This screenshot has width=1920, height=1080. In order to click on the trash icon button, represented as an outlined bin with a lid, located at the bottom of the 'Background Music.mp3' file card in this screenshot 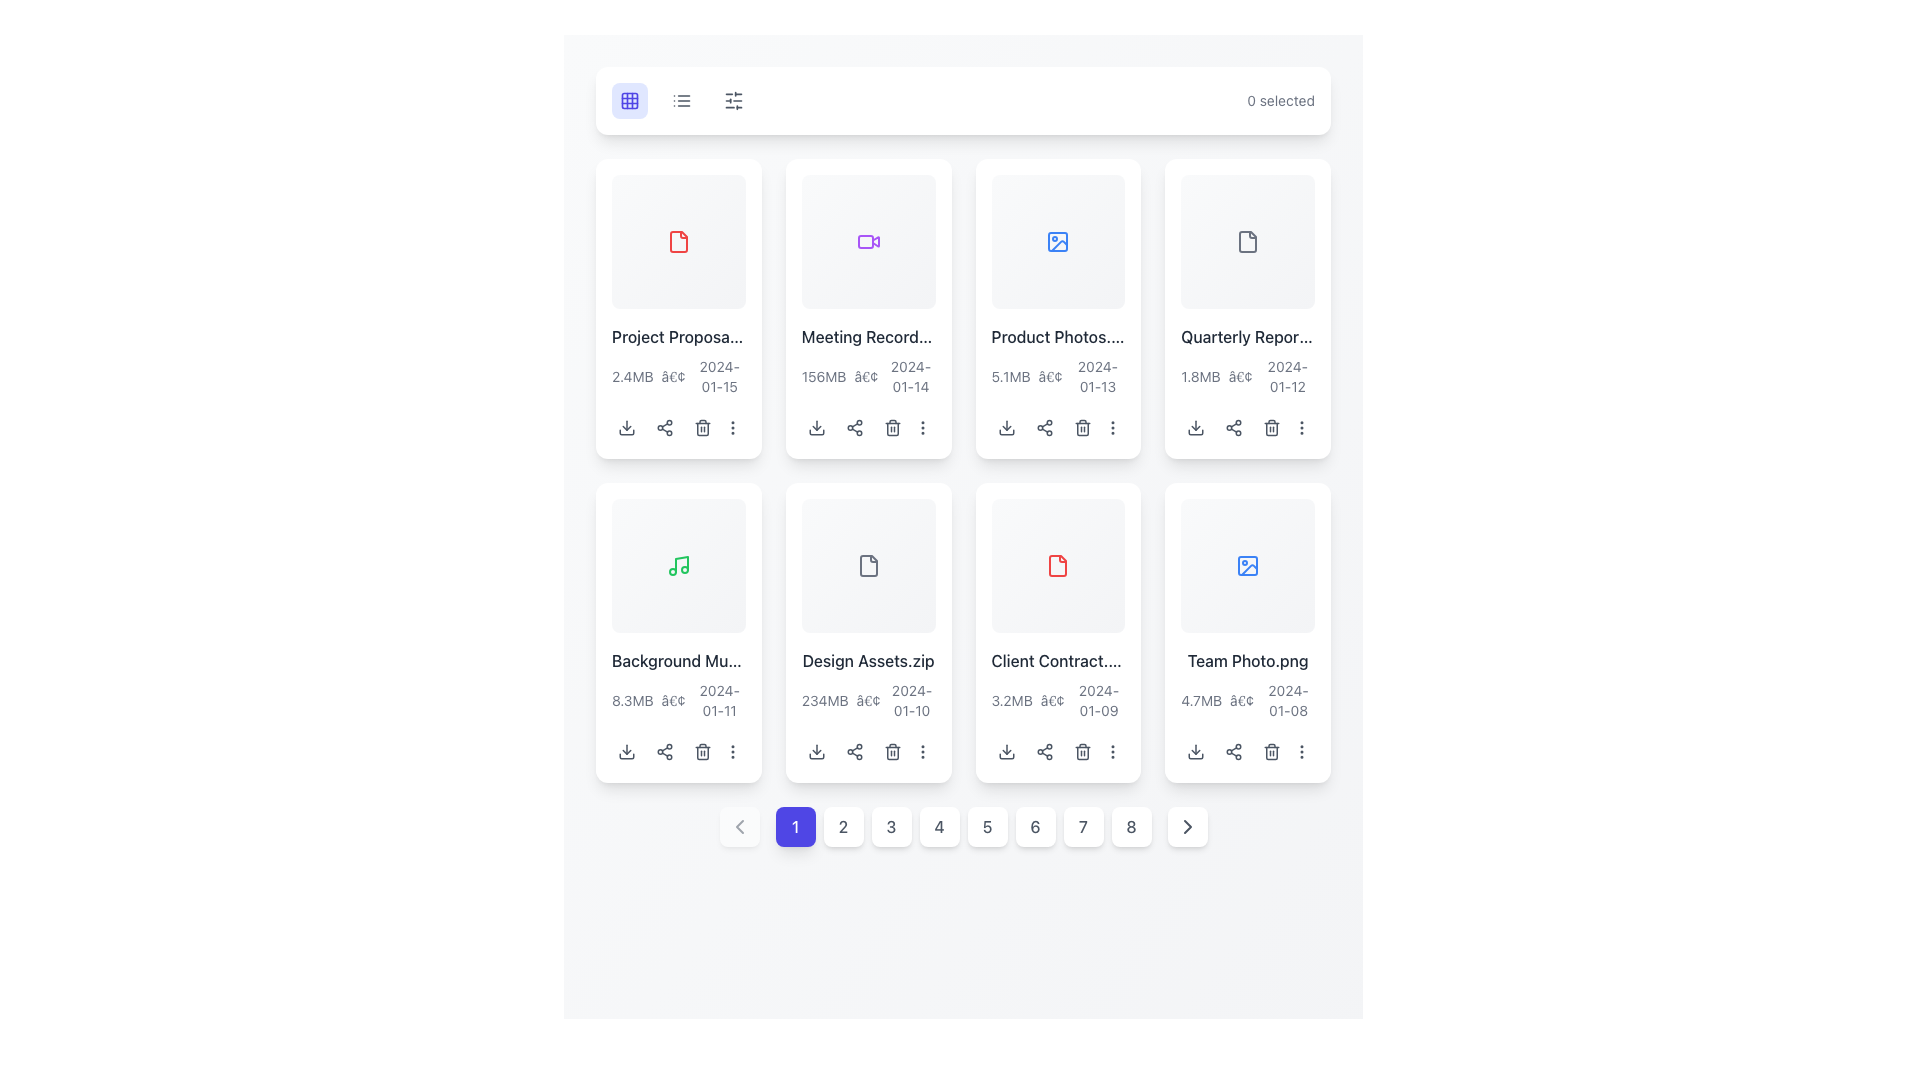, I will do `click(702, 751)`.